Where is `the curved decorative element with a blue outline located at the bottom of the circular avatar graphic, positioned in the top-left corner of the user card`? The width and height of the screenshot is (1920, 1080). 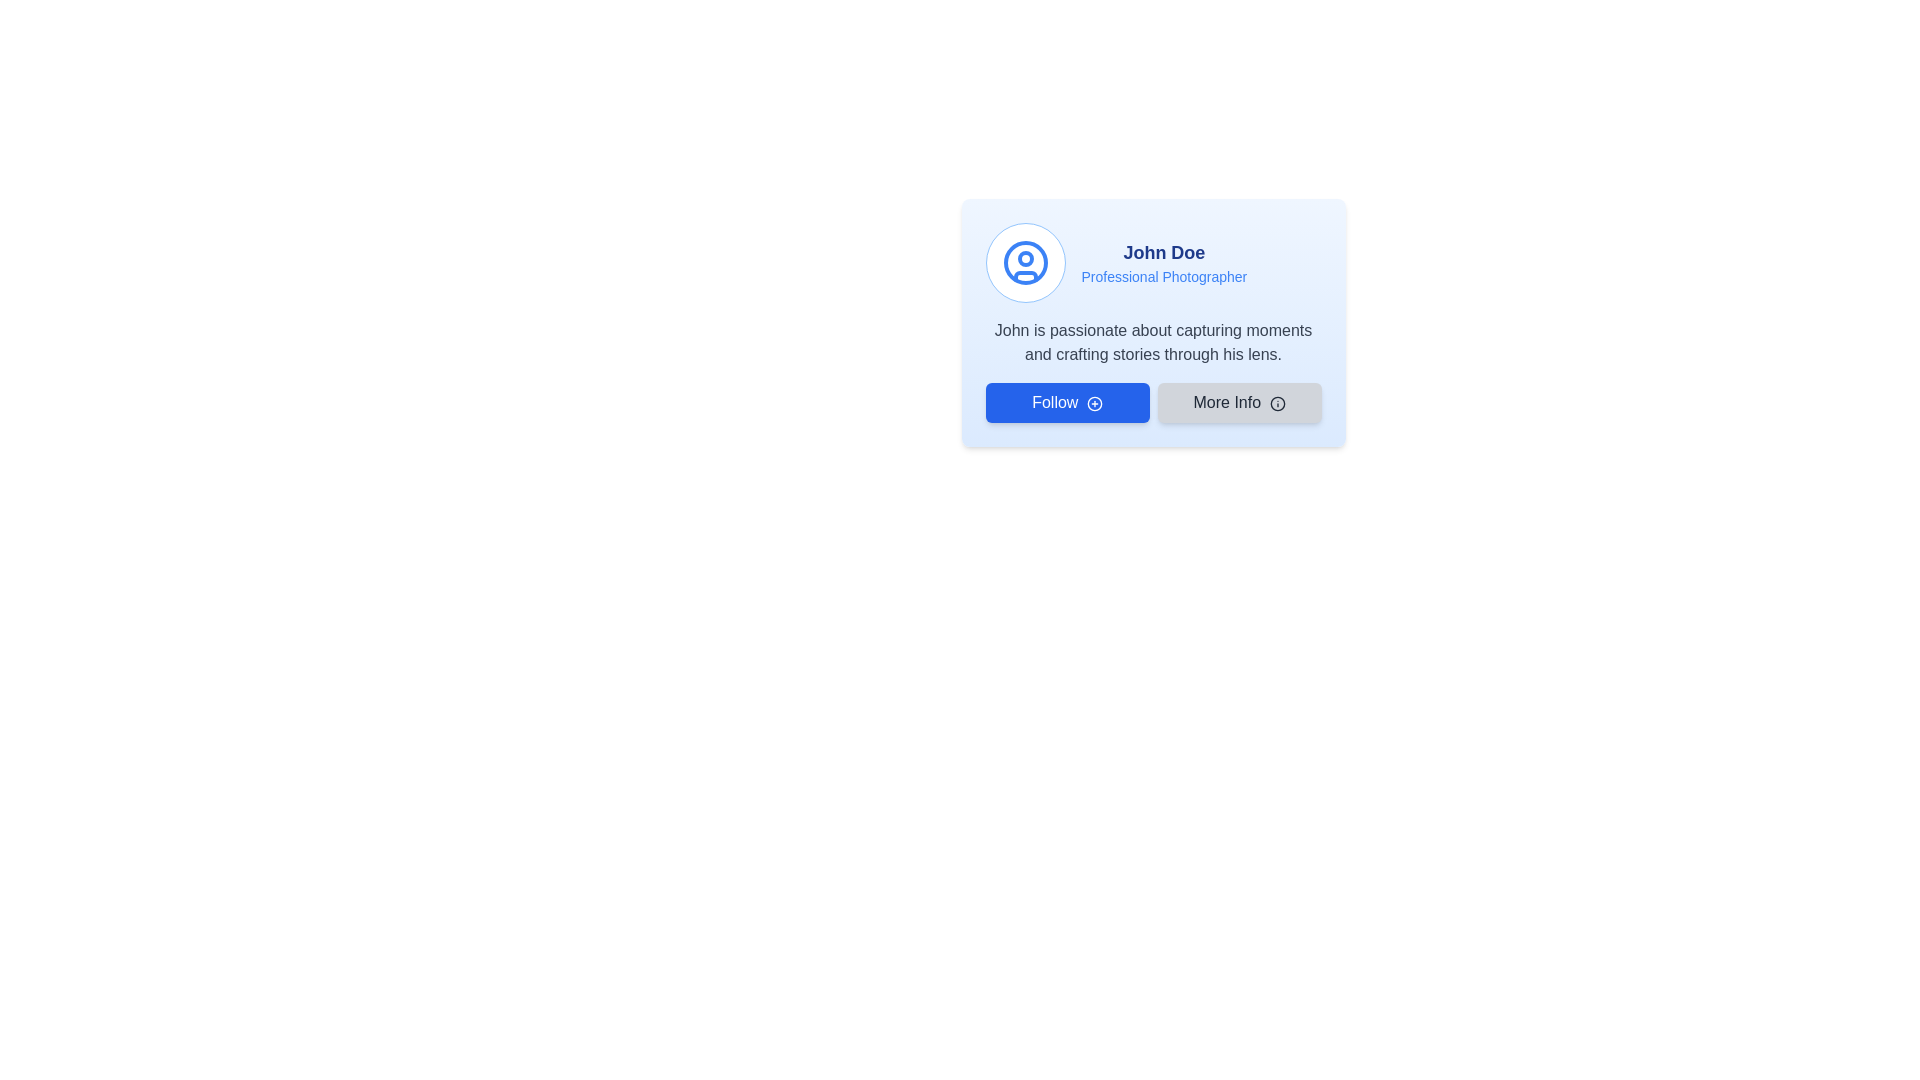 the curved decorative element with a blue outline located at the bottom of the circular avatar graphic, positioned in the top-left corner of the user card is located at coordinates (1025, 276).